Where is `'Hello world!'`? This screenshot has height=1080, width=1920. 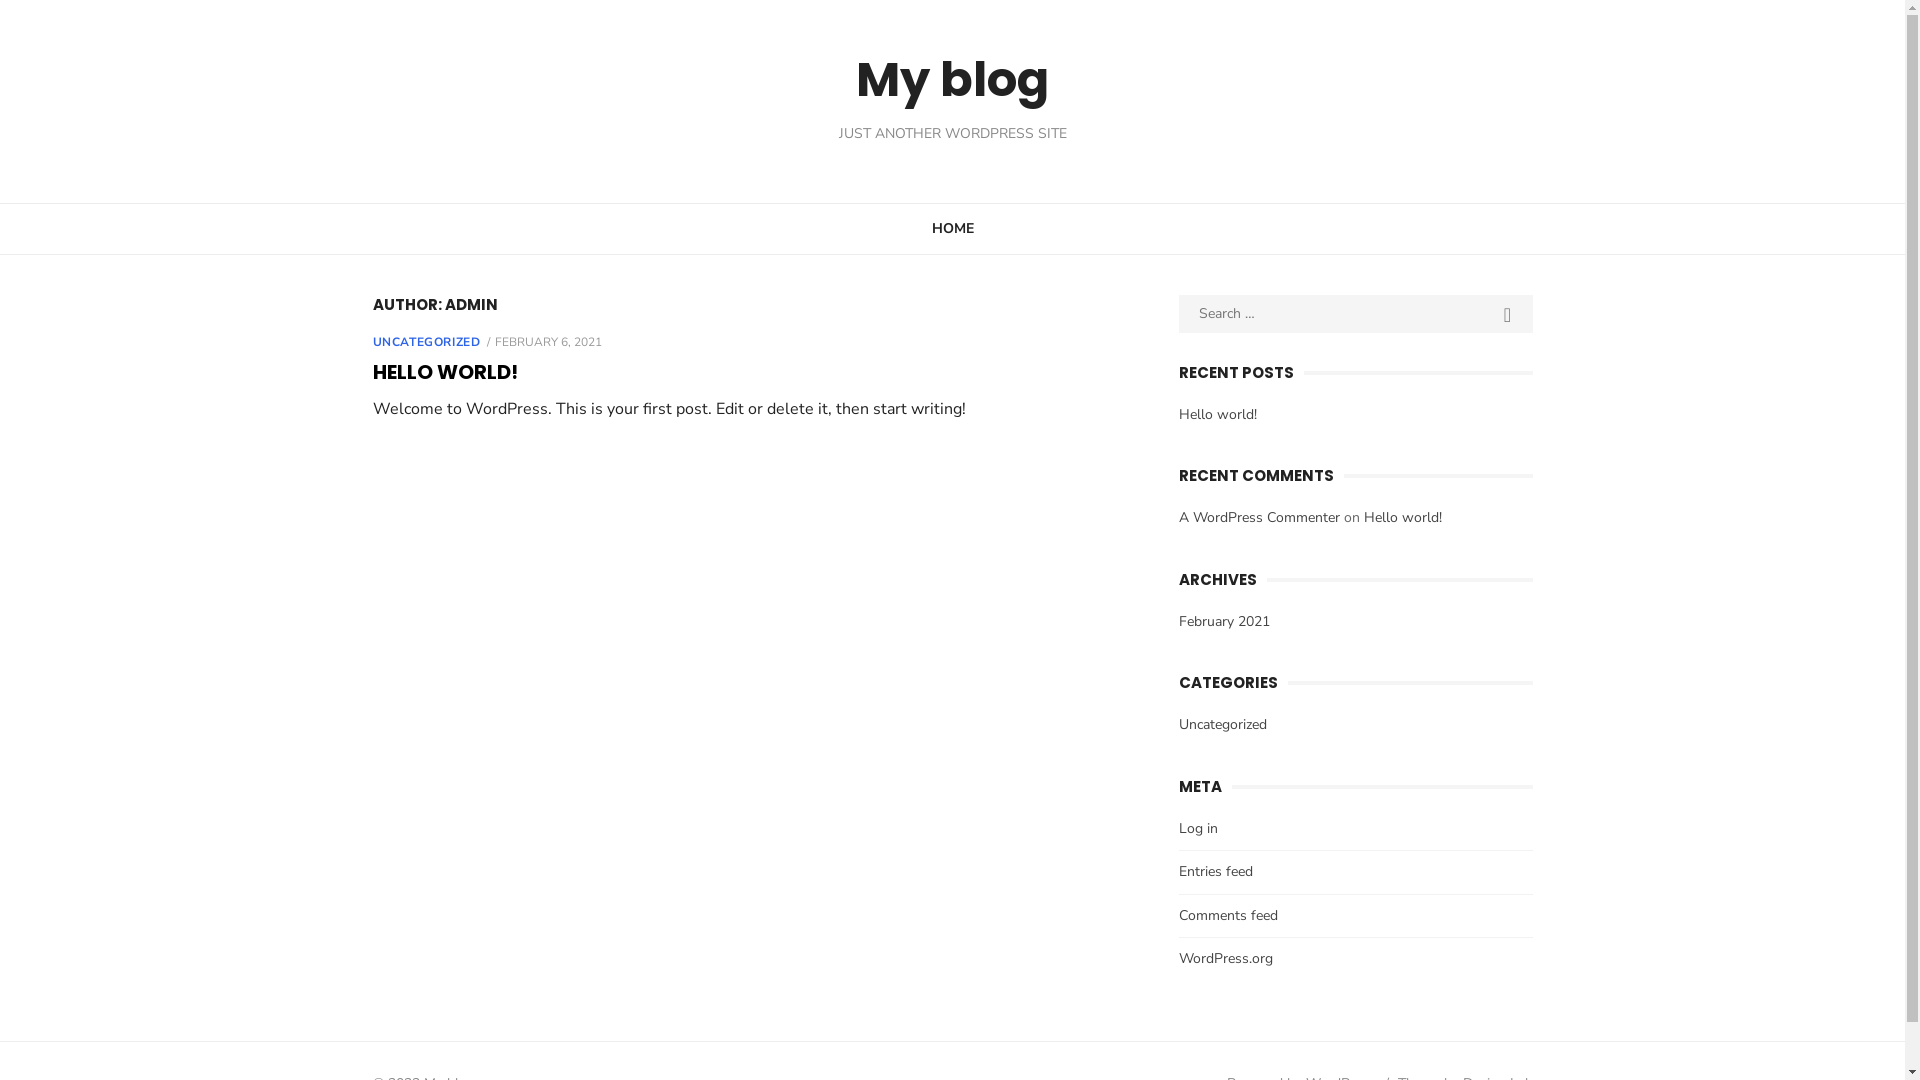
'Hello world!' is located at coordinates (1217, 412).